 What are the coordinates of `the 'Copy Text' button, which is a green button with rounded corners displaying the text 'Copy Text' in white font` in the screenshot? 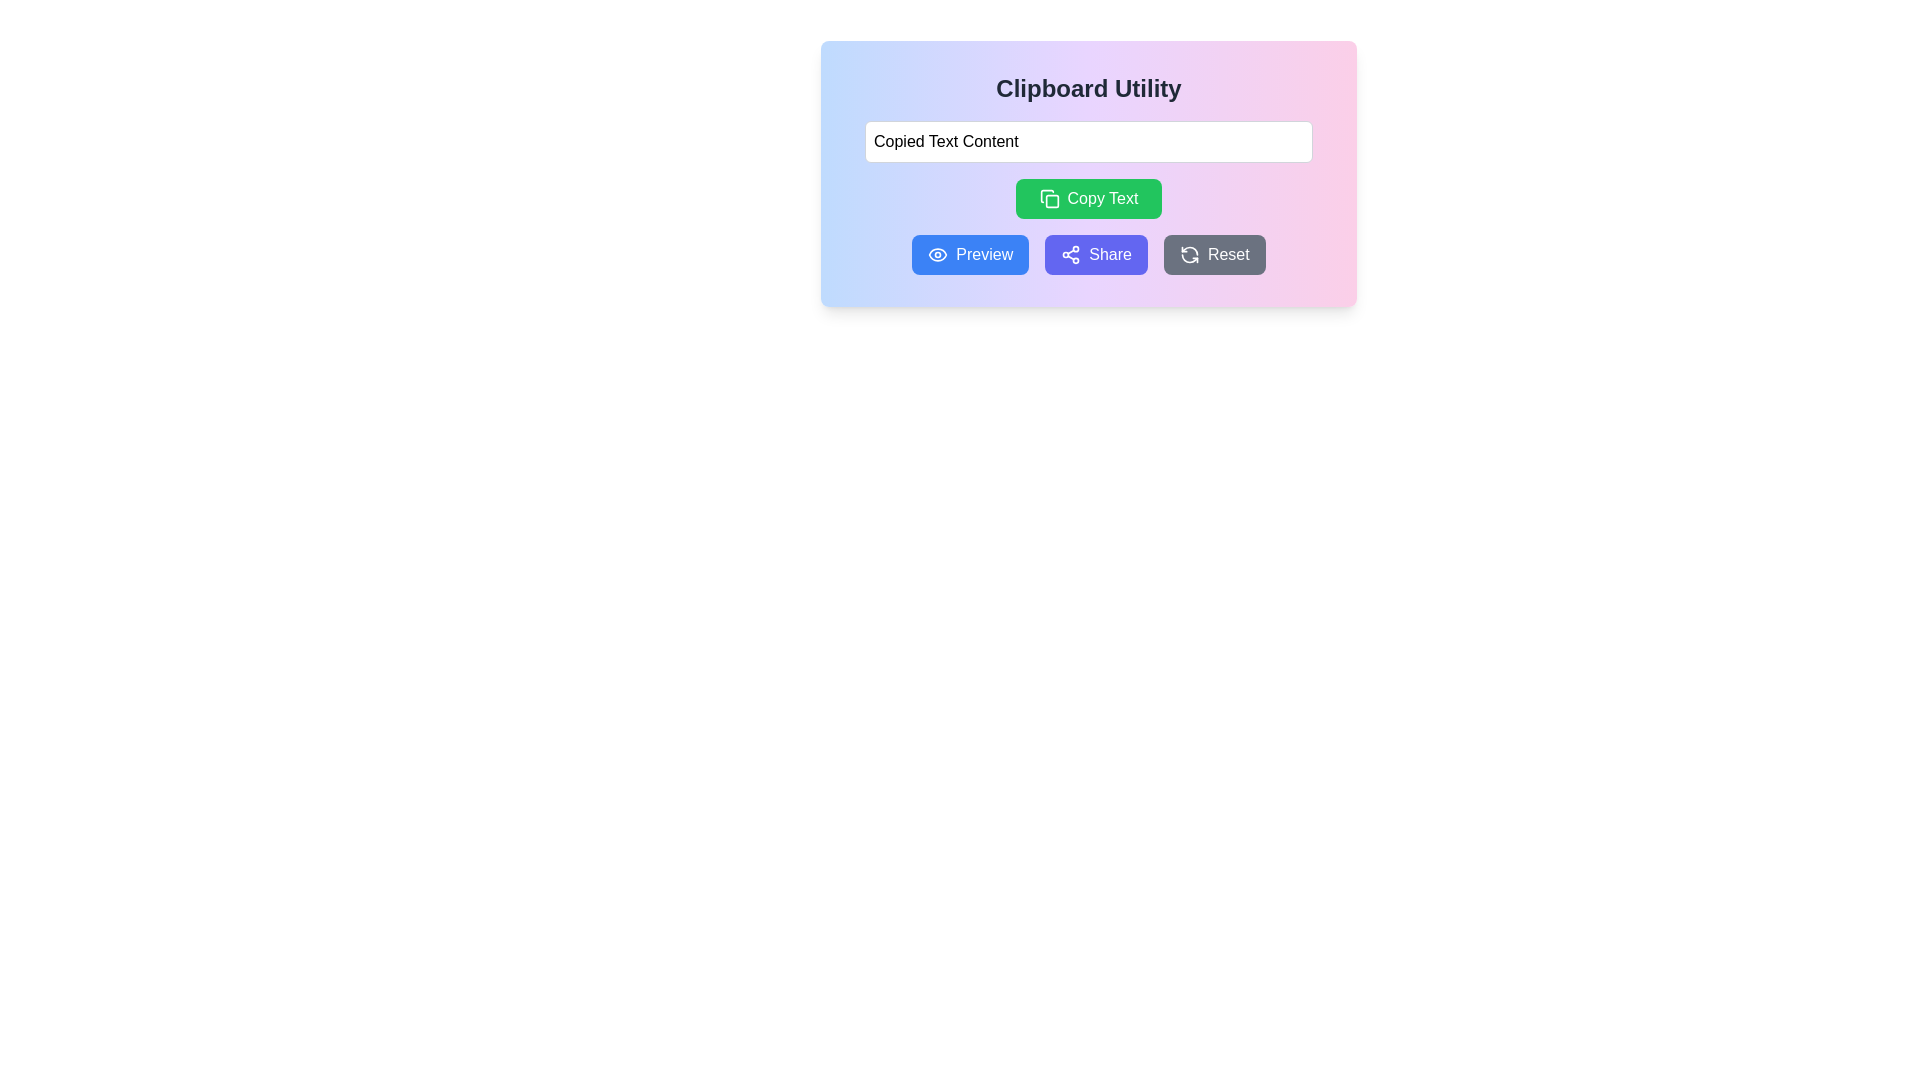 It's located at (1102, 199).